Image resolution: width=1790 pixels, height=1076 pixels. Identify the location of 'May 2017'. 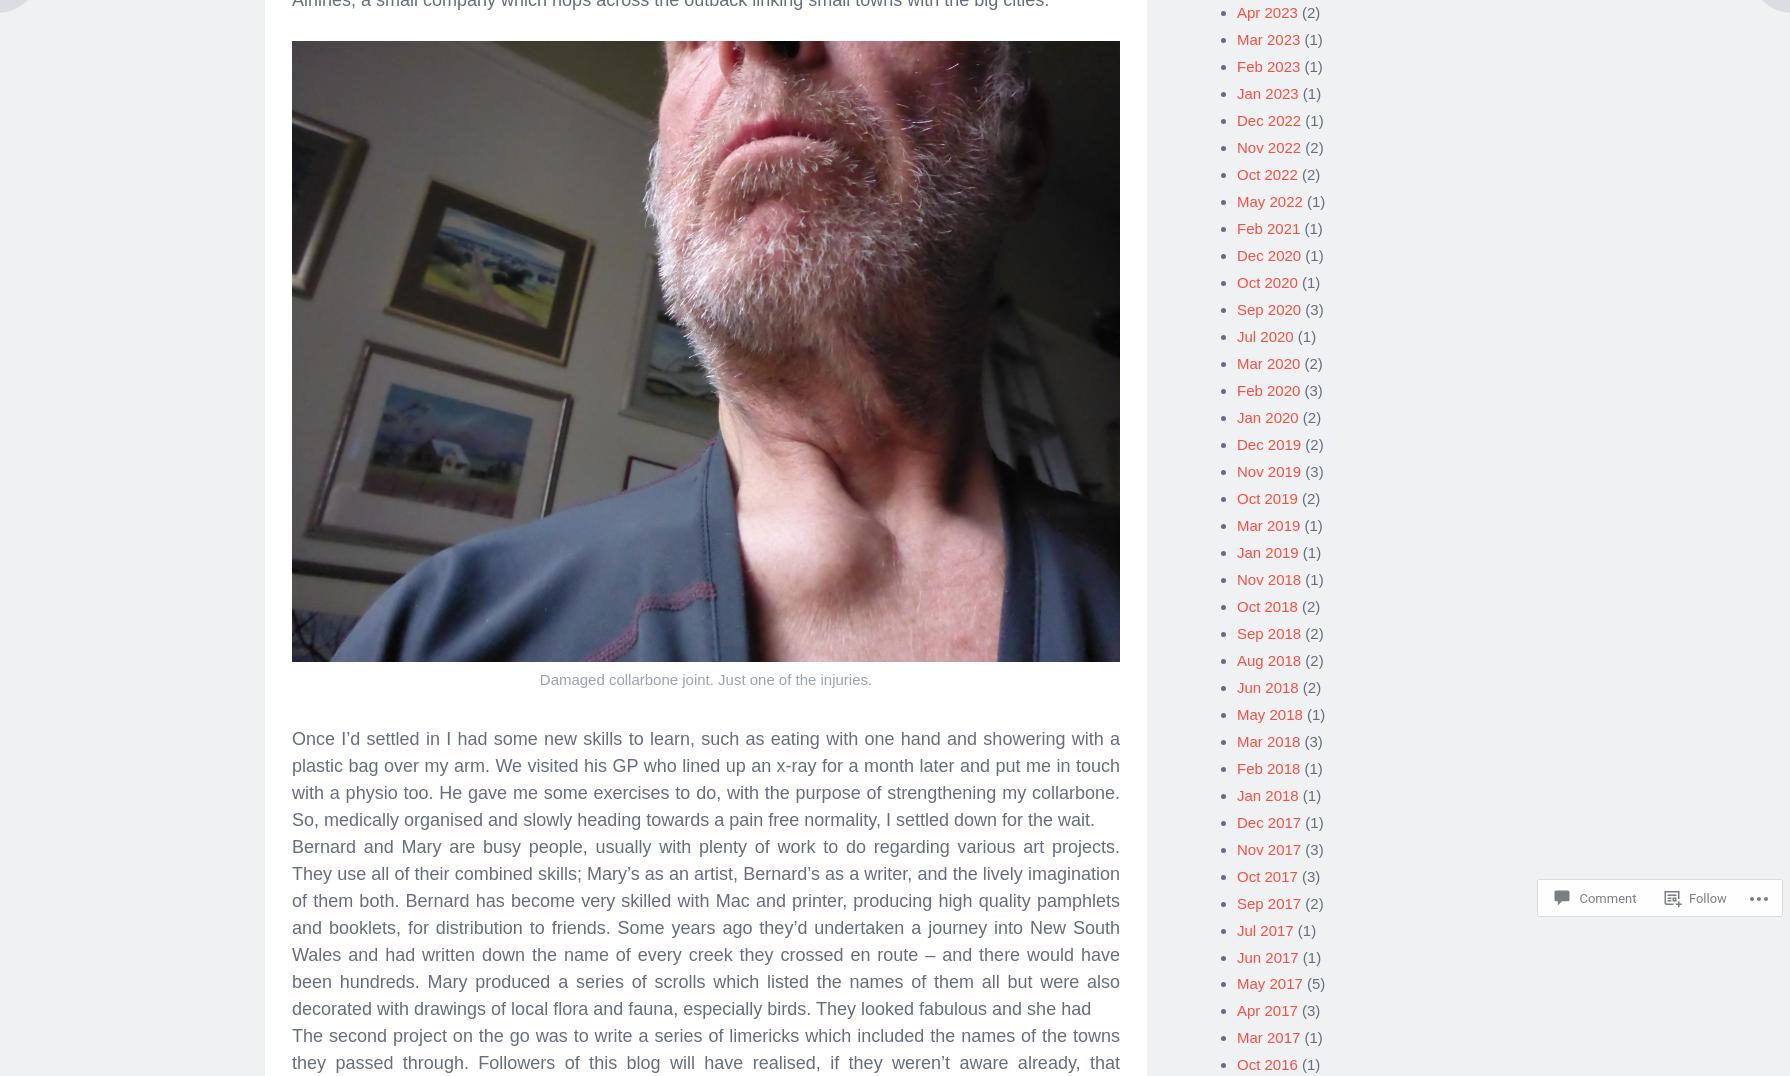
(1269, 976).